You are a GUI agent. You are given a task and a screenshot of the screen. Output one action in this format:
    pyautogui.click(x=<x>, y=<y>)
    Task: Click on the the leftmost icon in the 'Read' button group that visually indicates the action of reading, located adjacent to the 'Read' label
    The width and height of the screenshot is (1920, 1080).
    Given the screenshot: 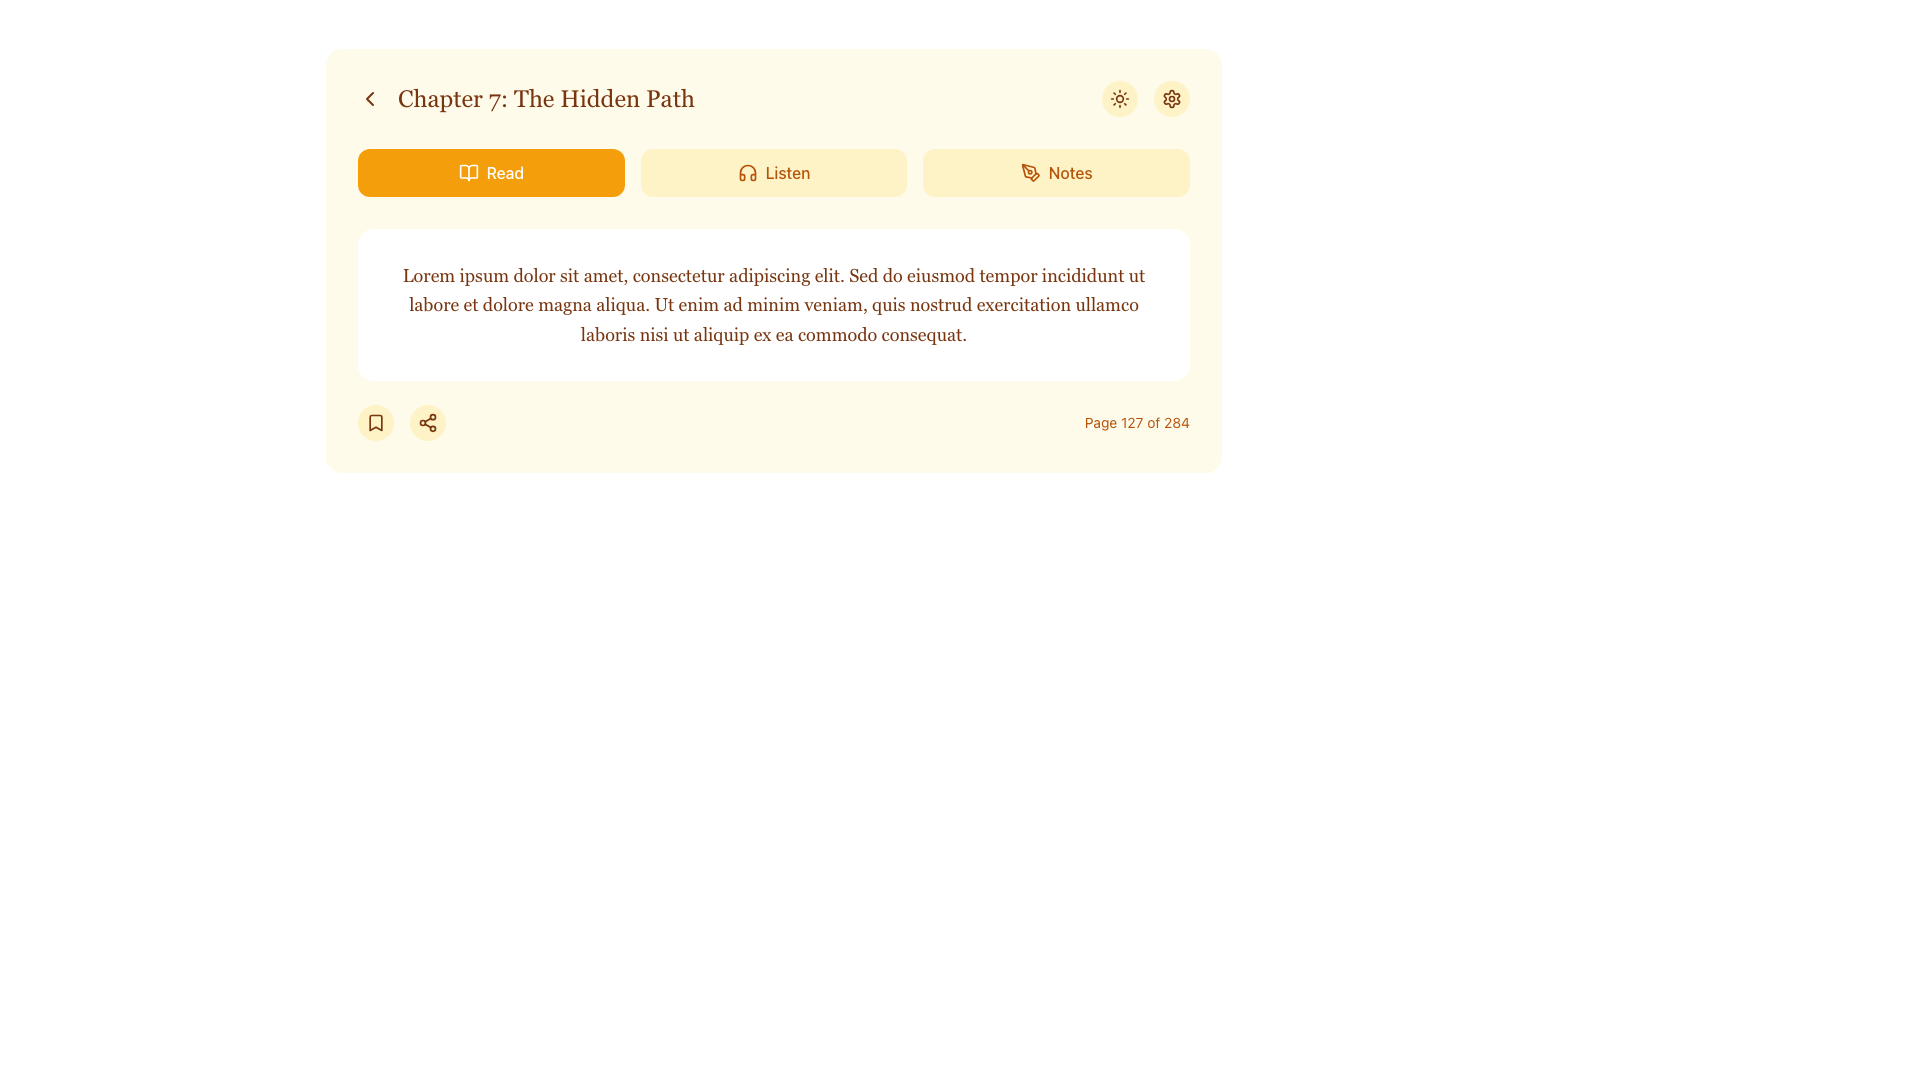 What is the action you would take?
    pyautogui.click(x=467, y=172)
    